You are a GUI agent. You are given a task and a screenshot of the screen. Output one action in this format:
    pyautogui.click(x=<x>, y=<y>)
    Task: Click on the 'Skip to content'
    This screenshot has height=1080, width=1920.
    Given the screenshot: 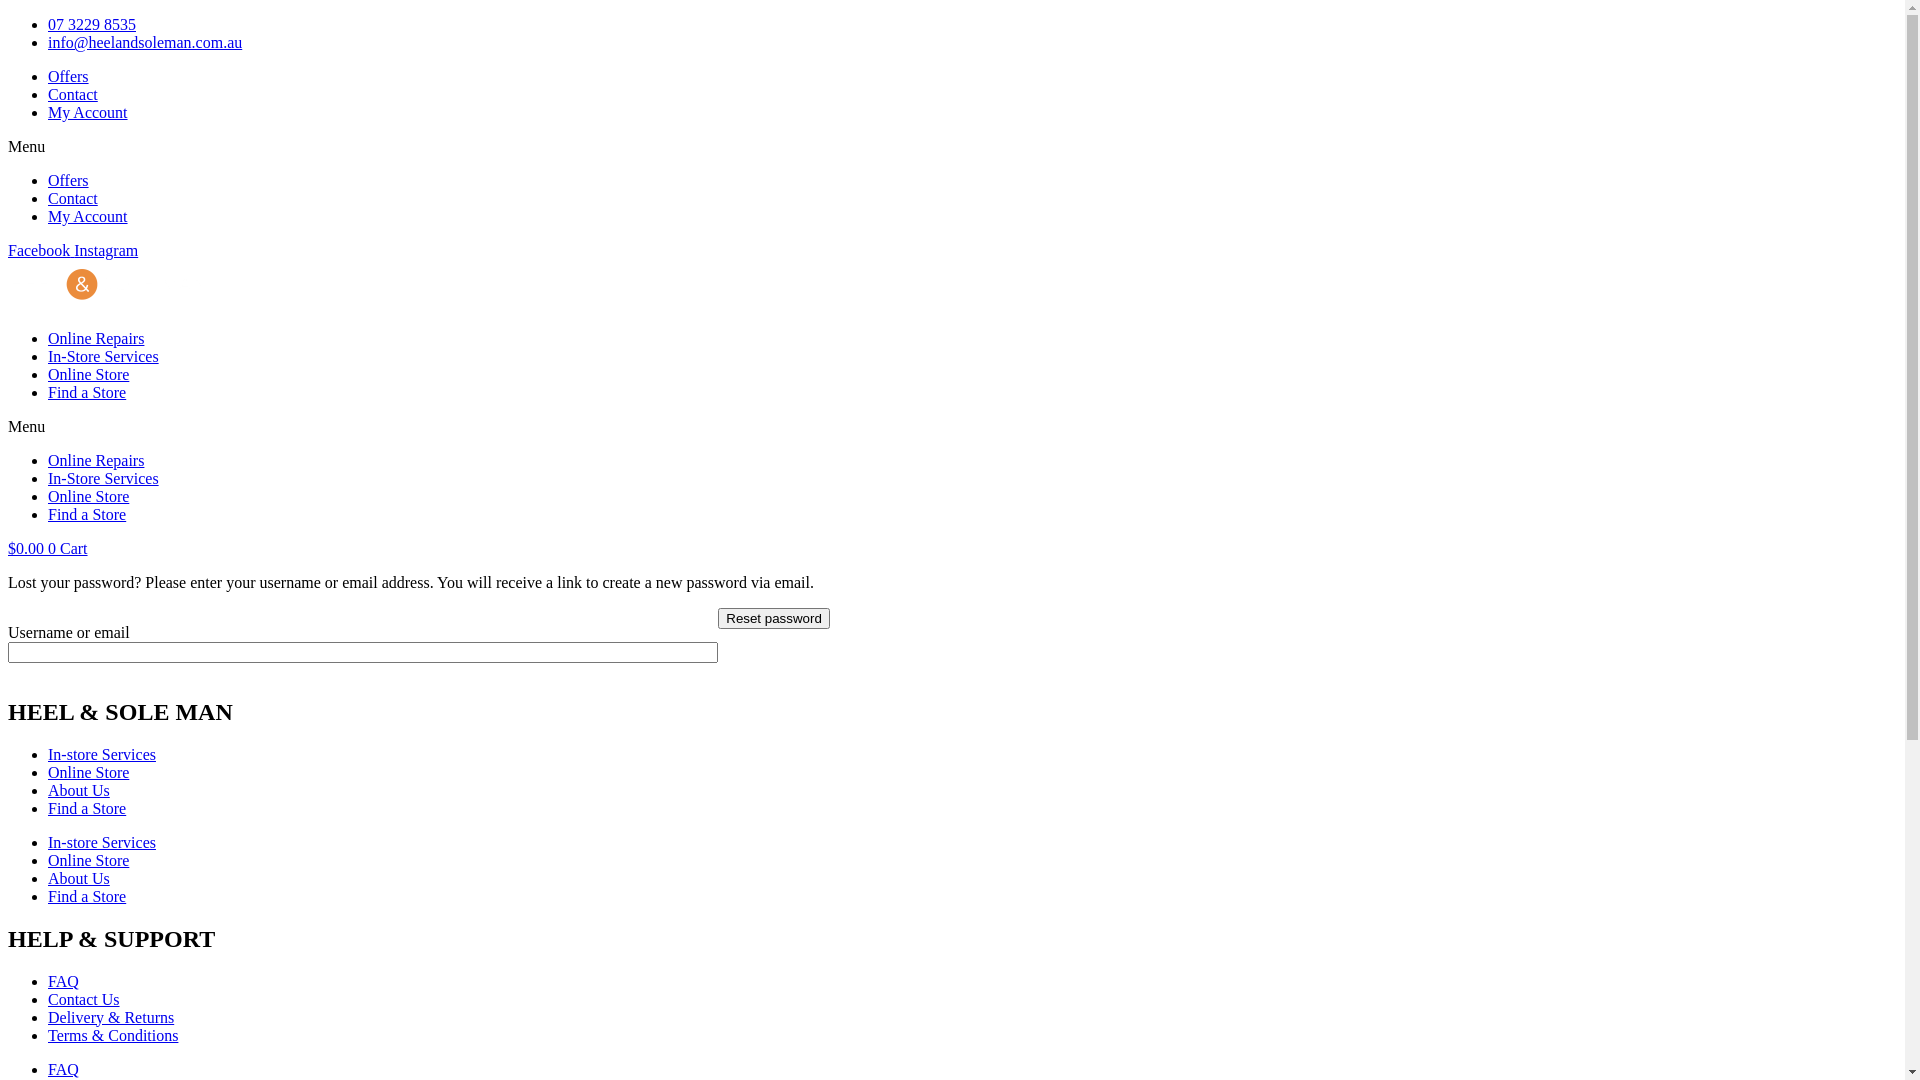 What is the action you would take?
    pyautogui.click(x=7, y=15)
    